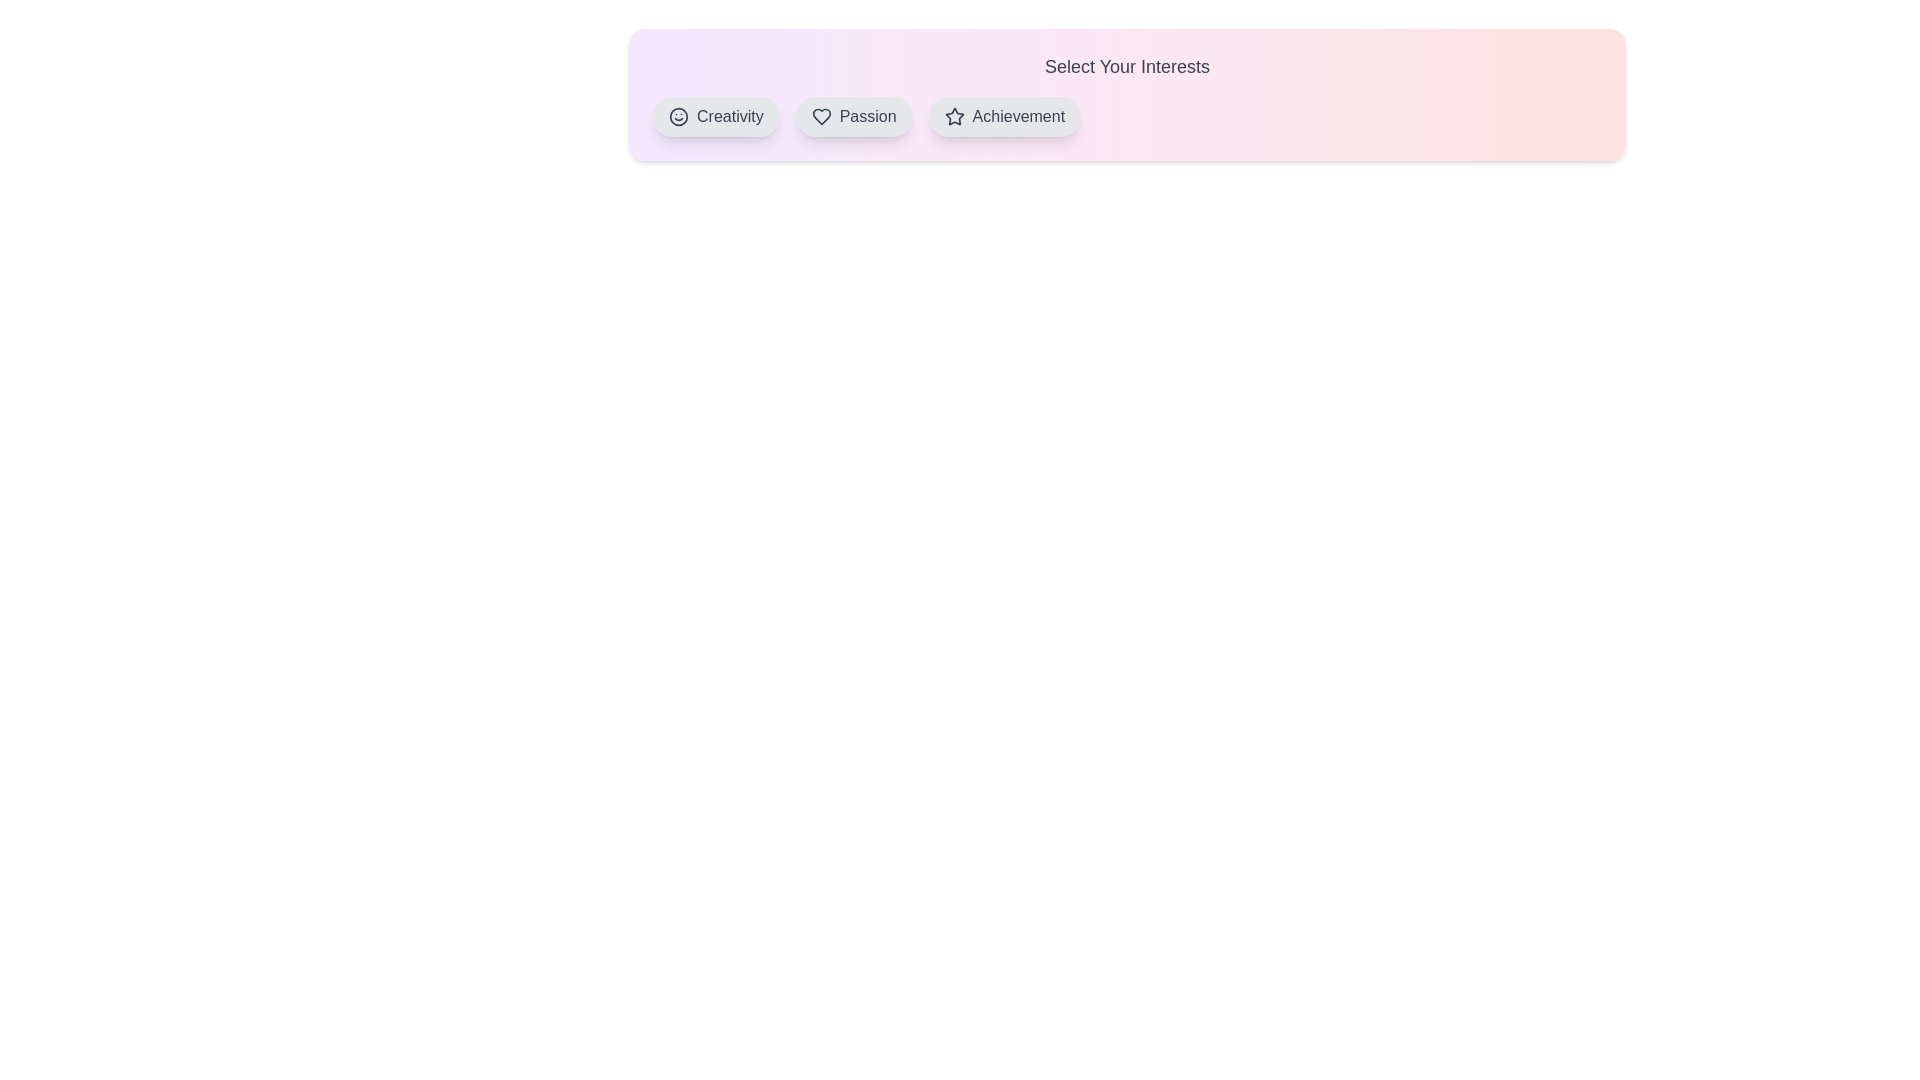 The height and width of the screenshot is (1080, 1920). I want to click on the Achievement button to observe hover effects, so click(1004, 116).